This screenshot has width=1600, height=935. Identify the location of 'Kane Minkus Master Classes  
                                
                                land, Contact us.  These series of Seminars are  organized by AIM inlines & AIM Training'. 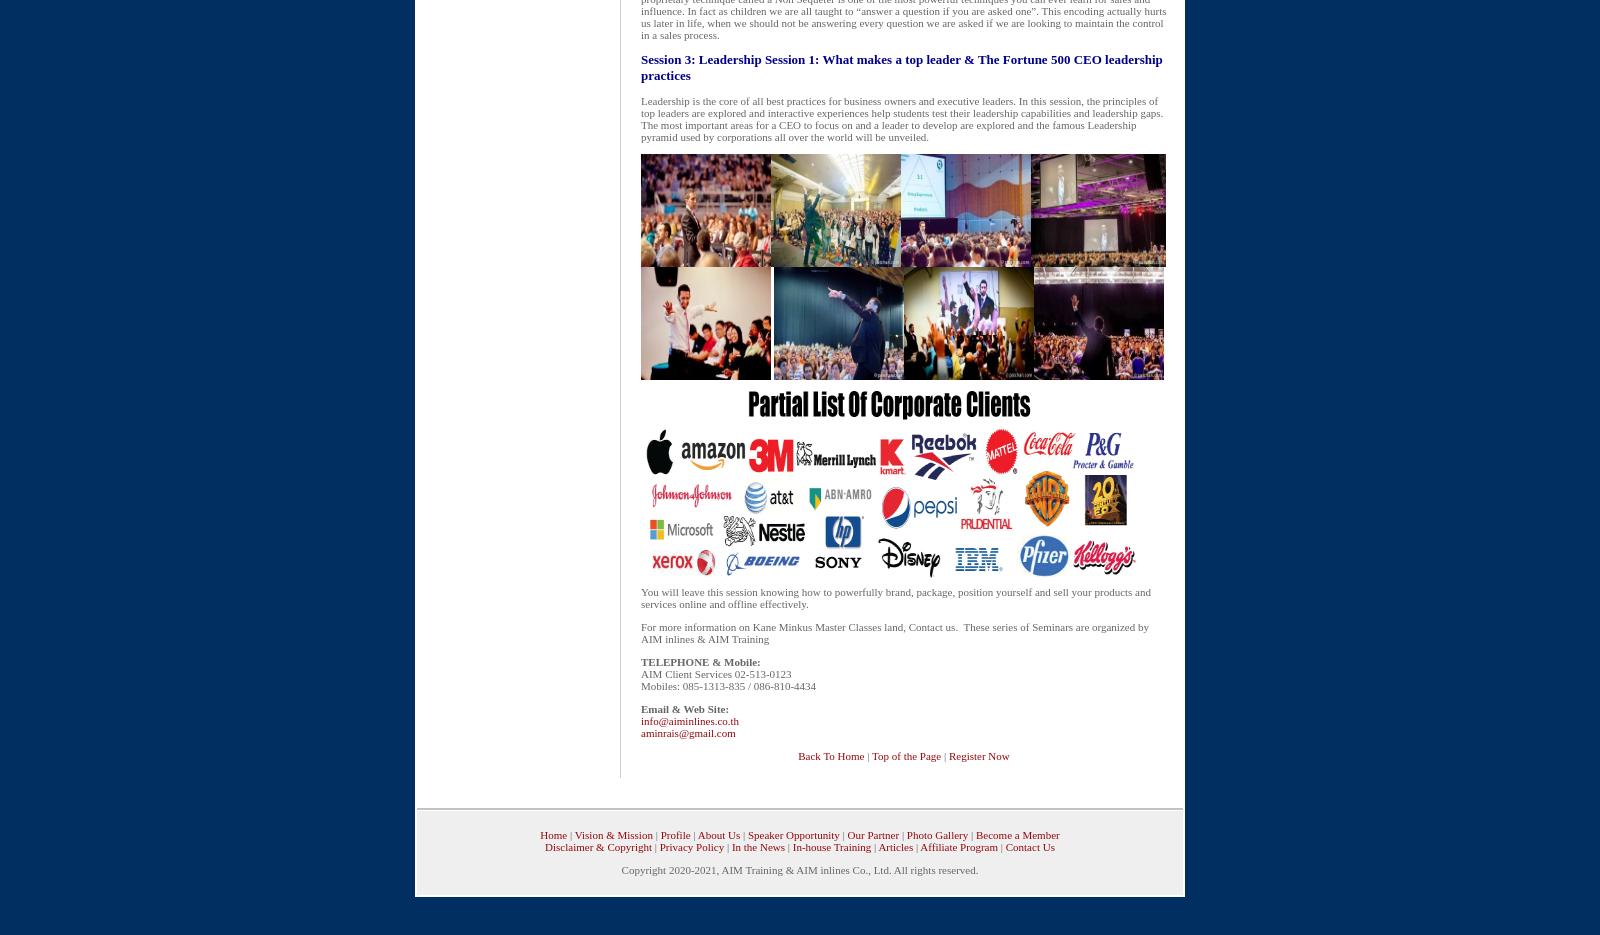
(893, 631).